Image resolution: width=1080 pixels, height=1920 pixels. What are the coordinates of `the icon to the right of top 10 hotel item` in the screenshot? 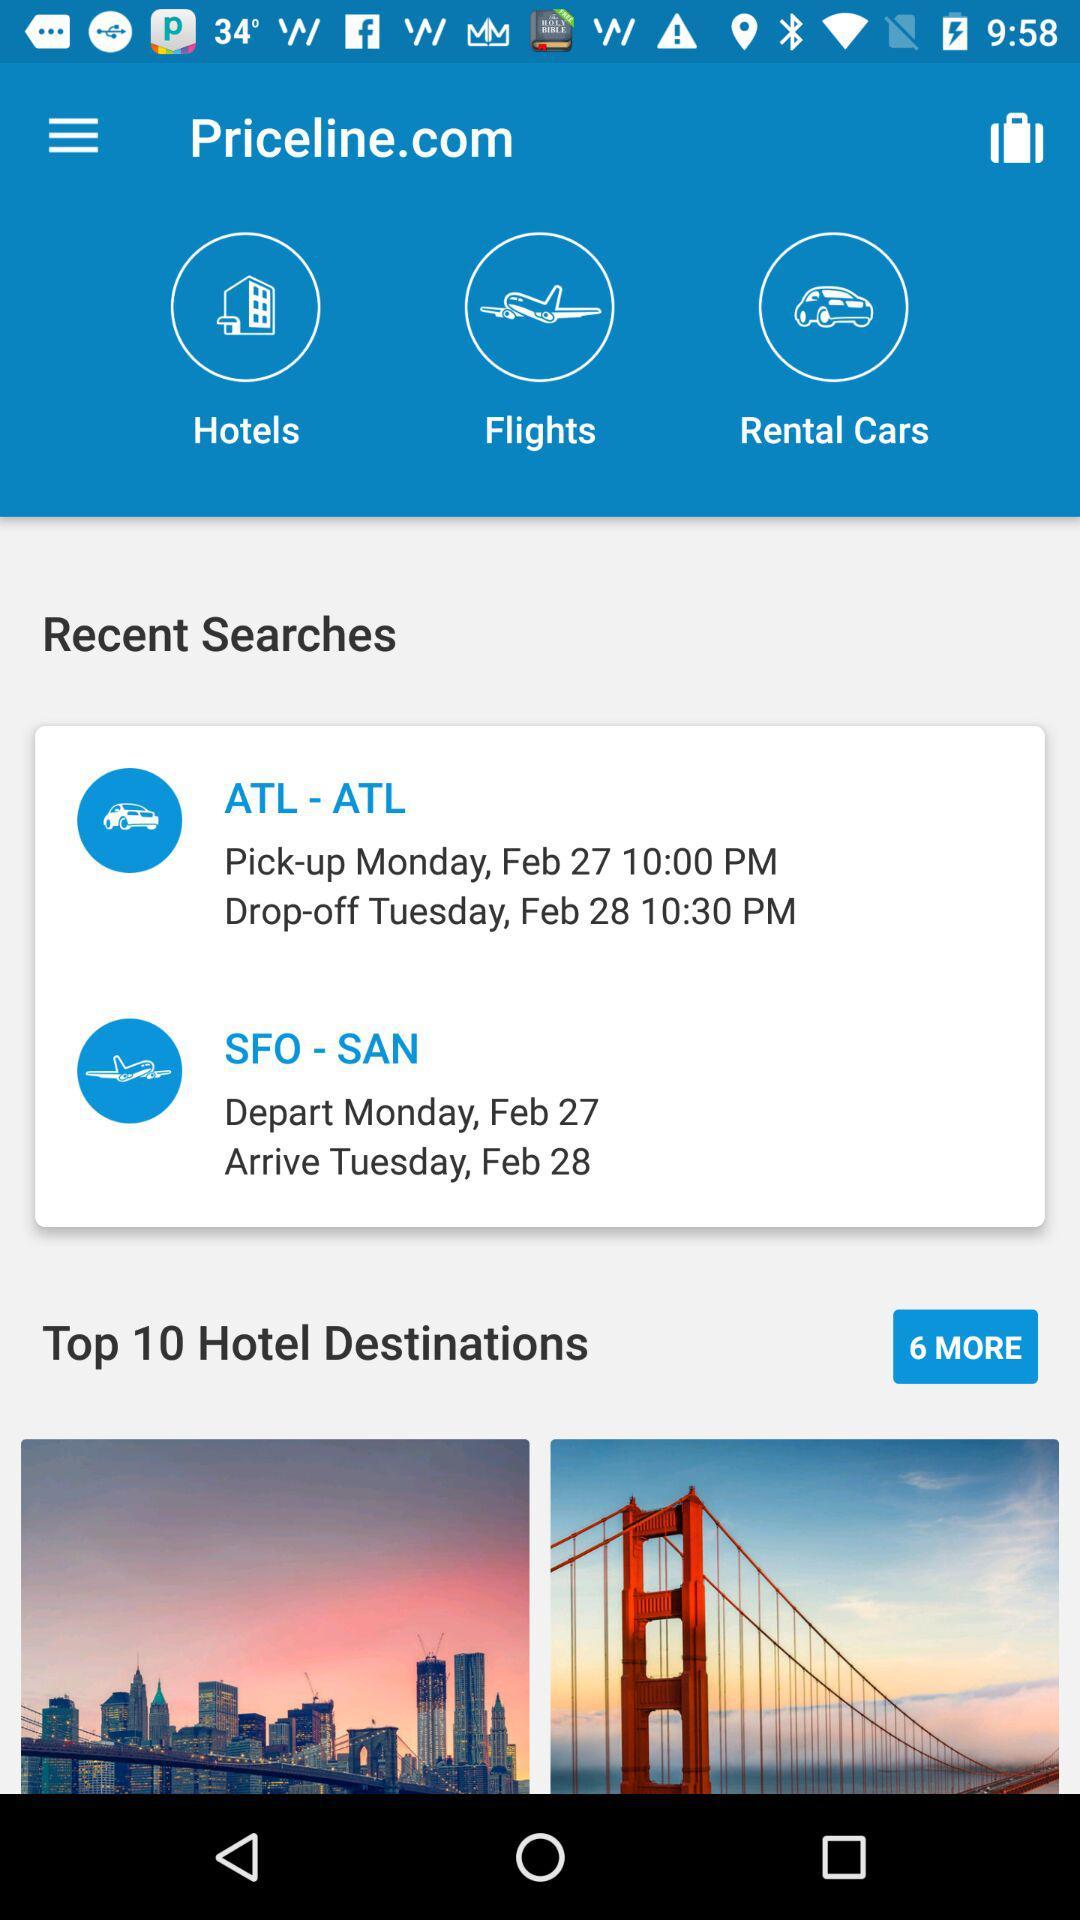 It's located at (964, 1346).